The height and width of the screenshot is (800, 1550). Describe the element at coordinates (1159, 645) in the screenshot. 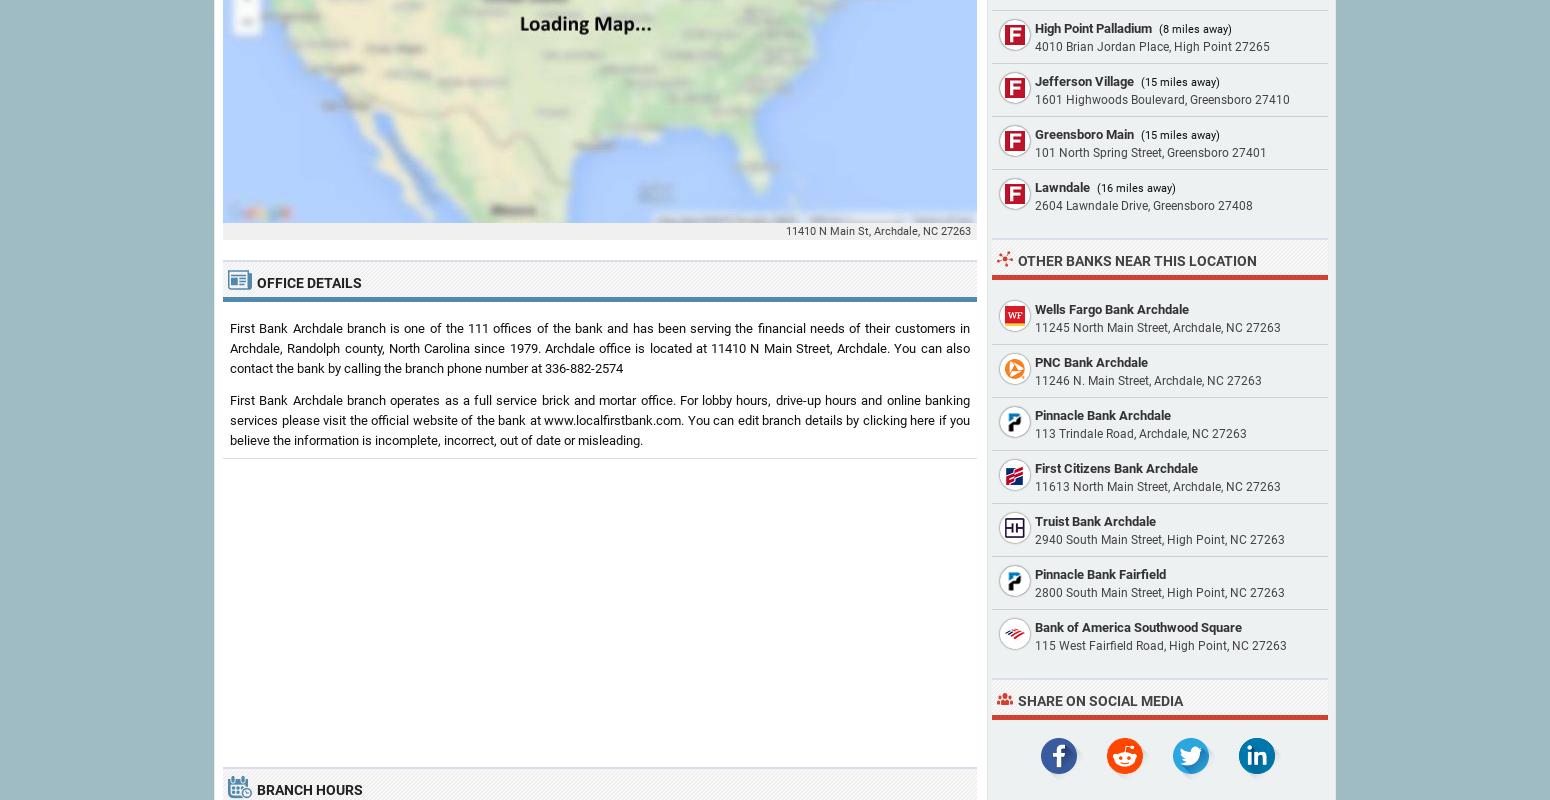

I see `'115 West Fairfield Road, High Point, NC 27263'` at that location.